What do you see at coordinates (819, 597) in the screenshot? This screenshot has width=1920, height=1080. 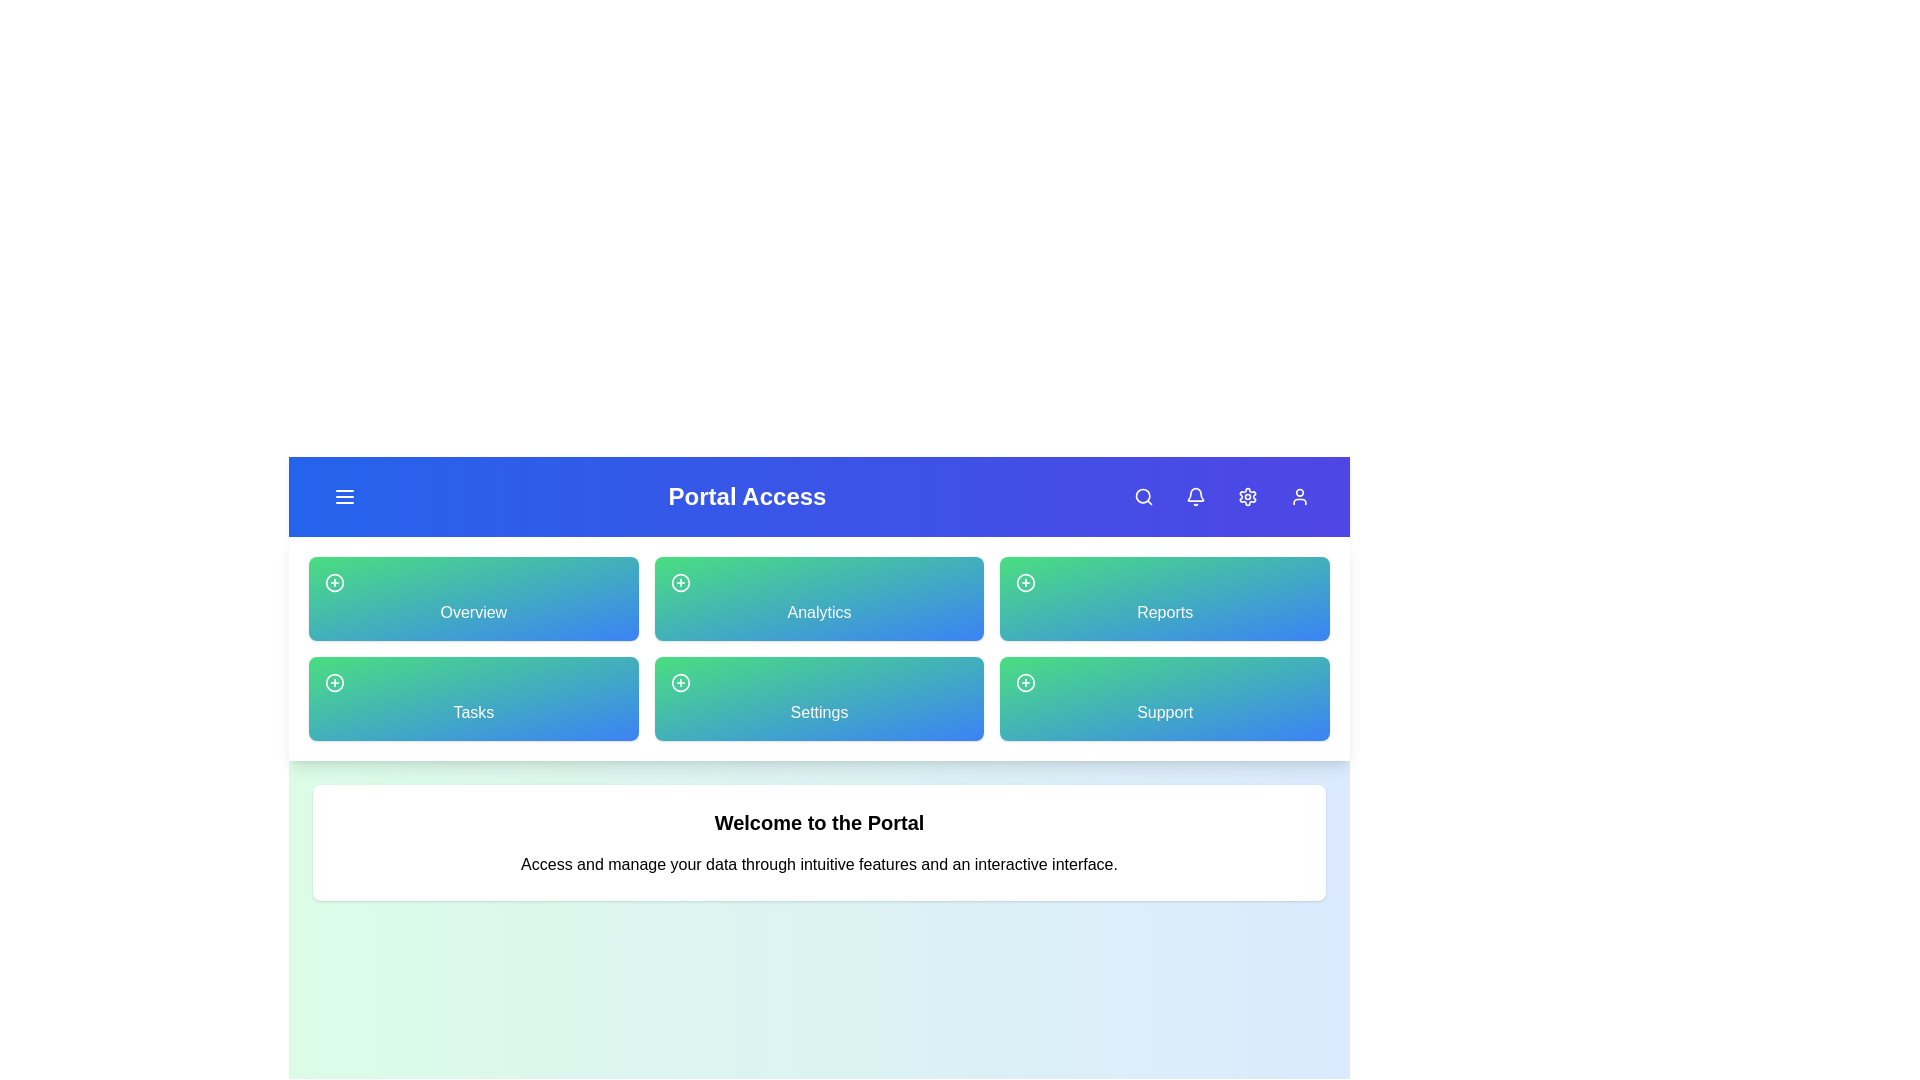 I see `the 'Analytics' card` at bounding box center [819, 597].